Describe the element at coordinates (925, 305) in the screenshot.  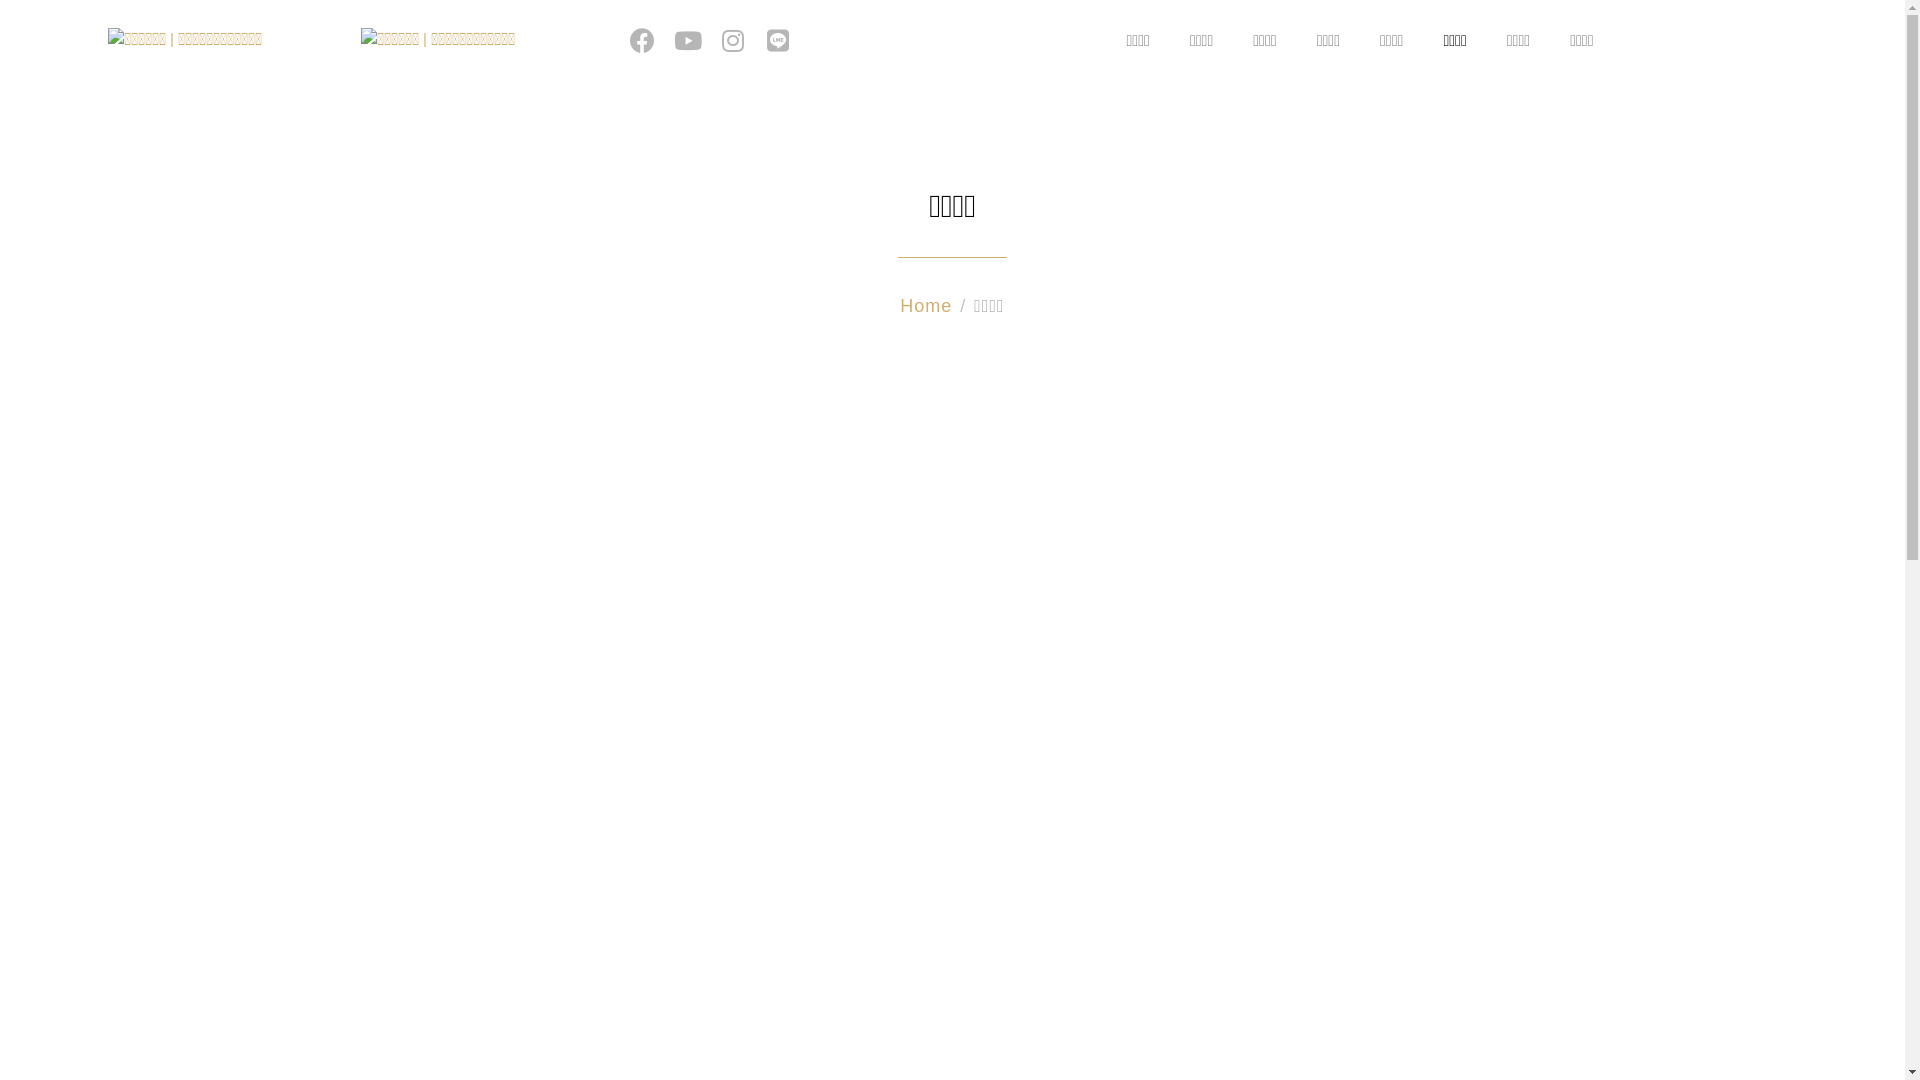
I see `'Home'` at that location.